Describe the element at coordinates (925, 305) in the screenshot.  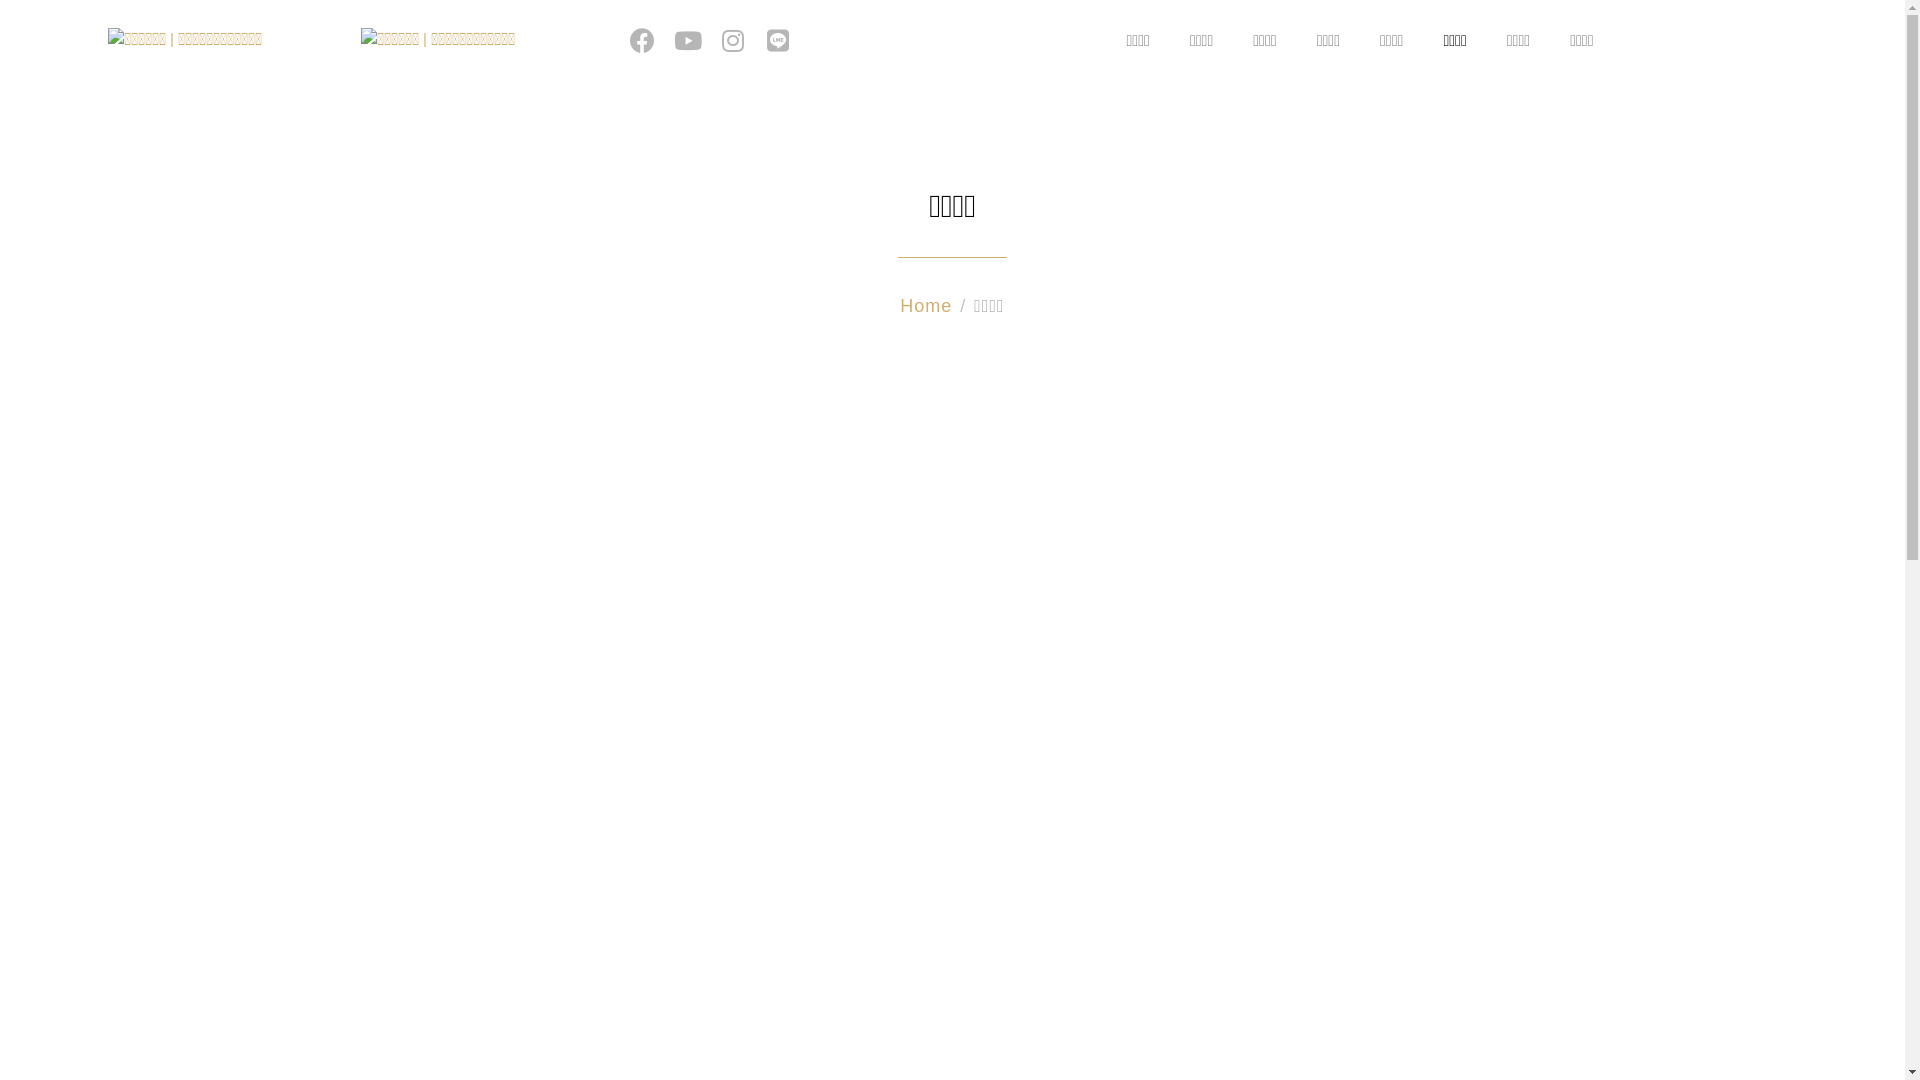
I see `'Home'` at that location.